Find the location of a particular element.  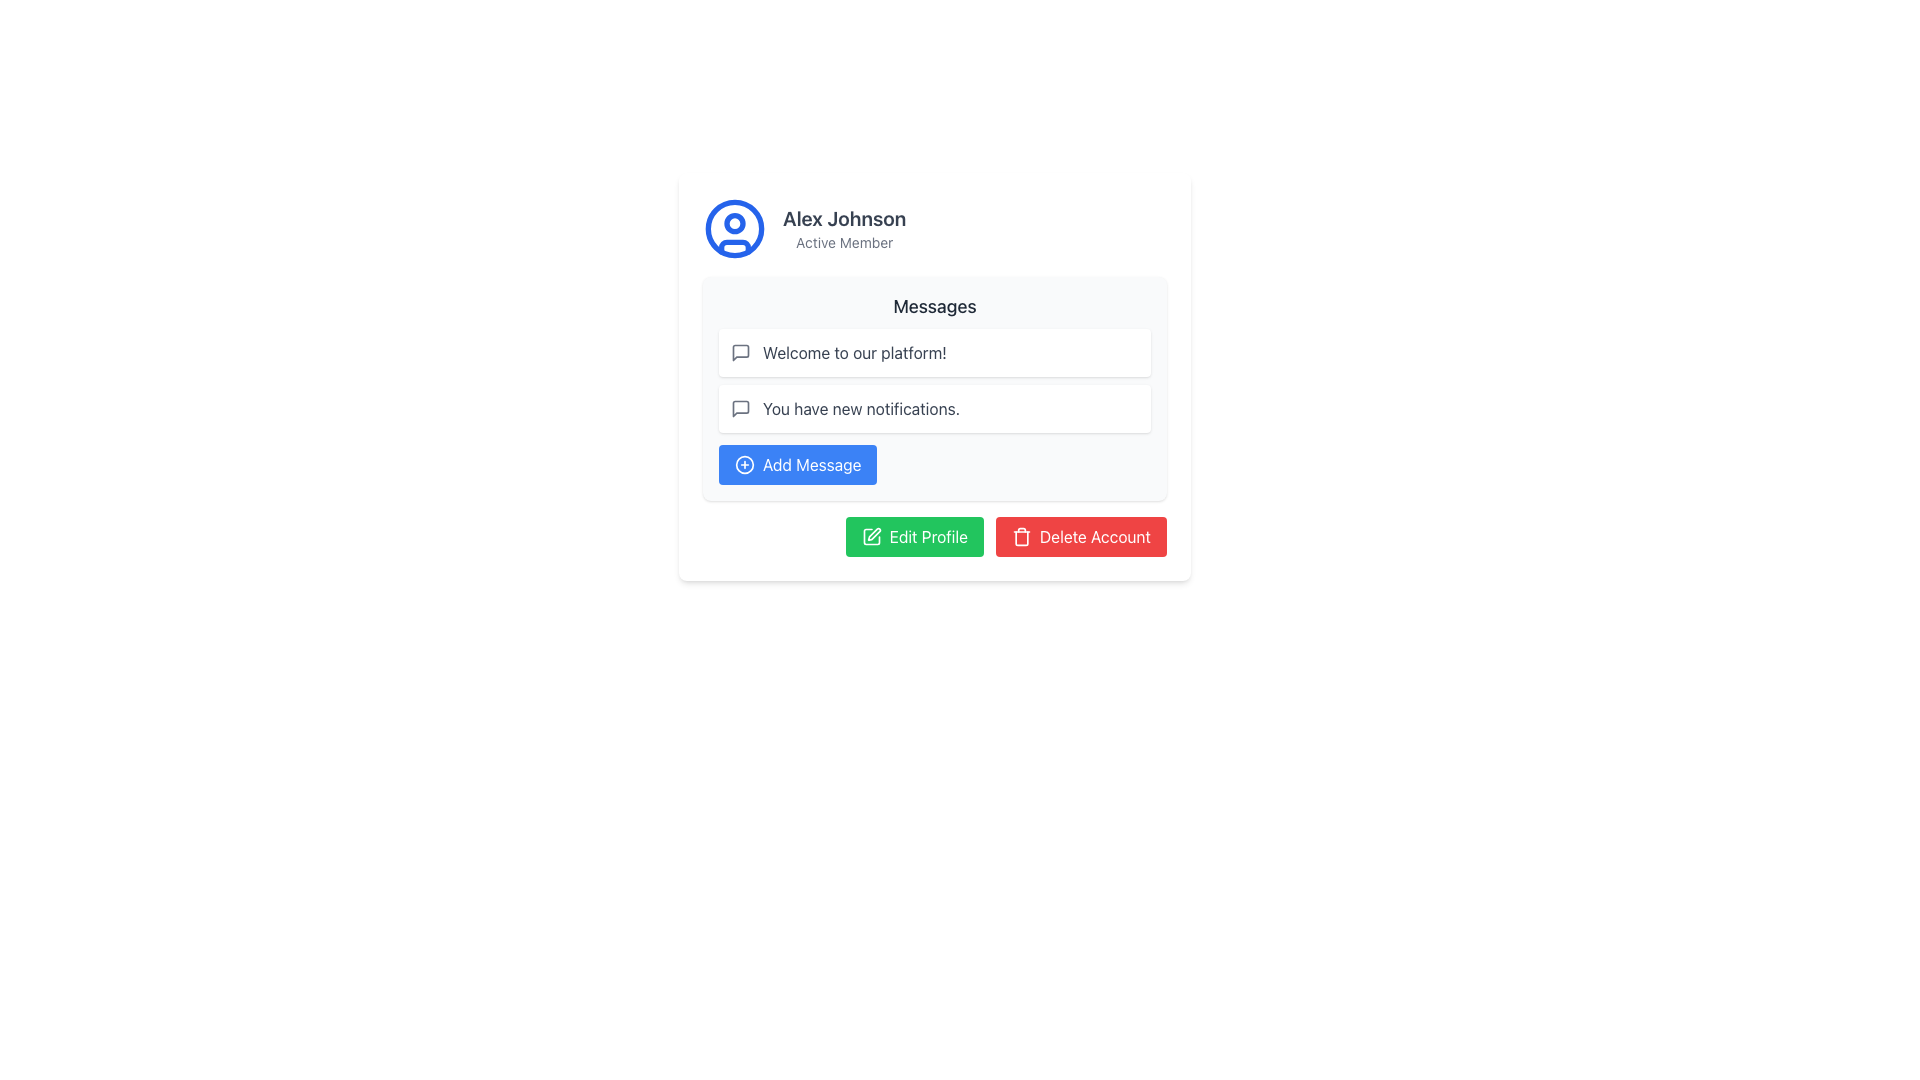

the profile edit button located at the bottom-right corner of the card to observe changes in its style, indicating interactivity is located at coordinates (934, 535).